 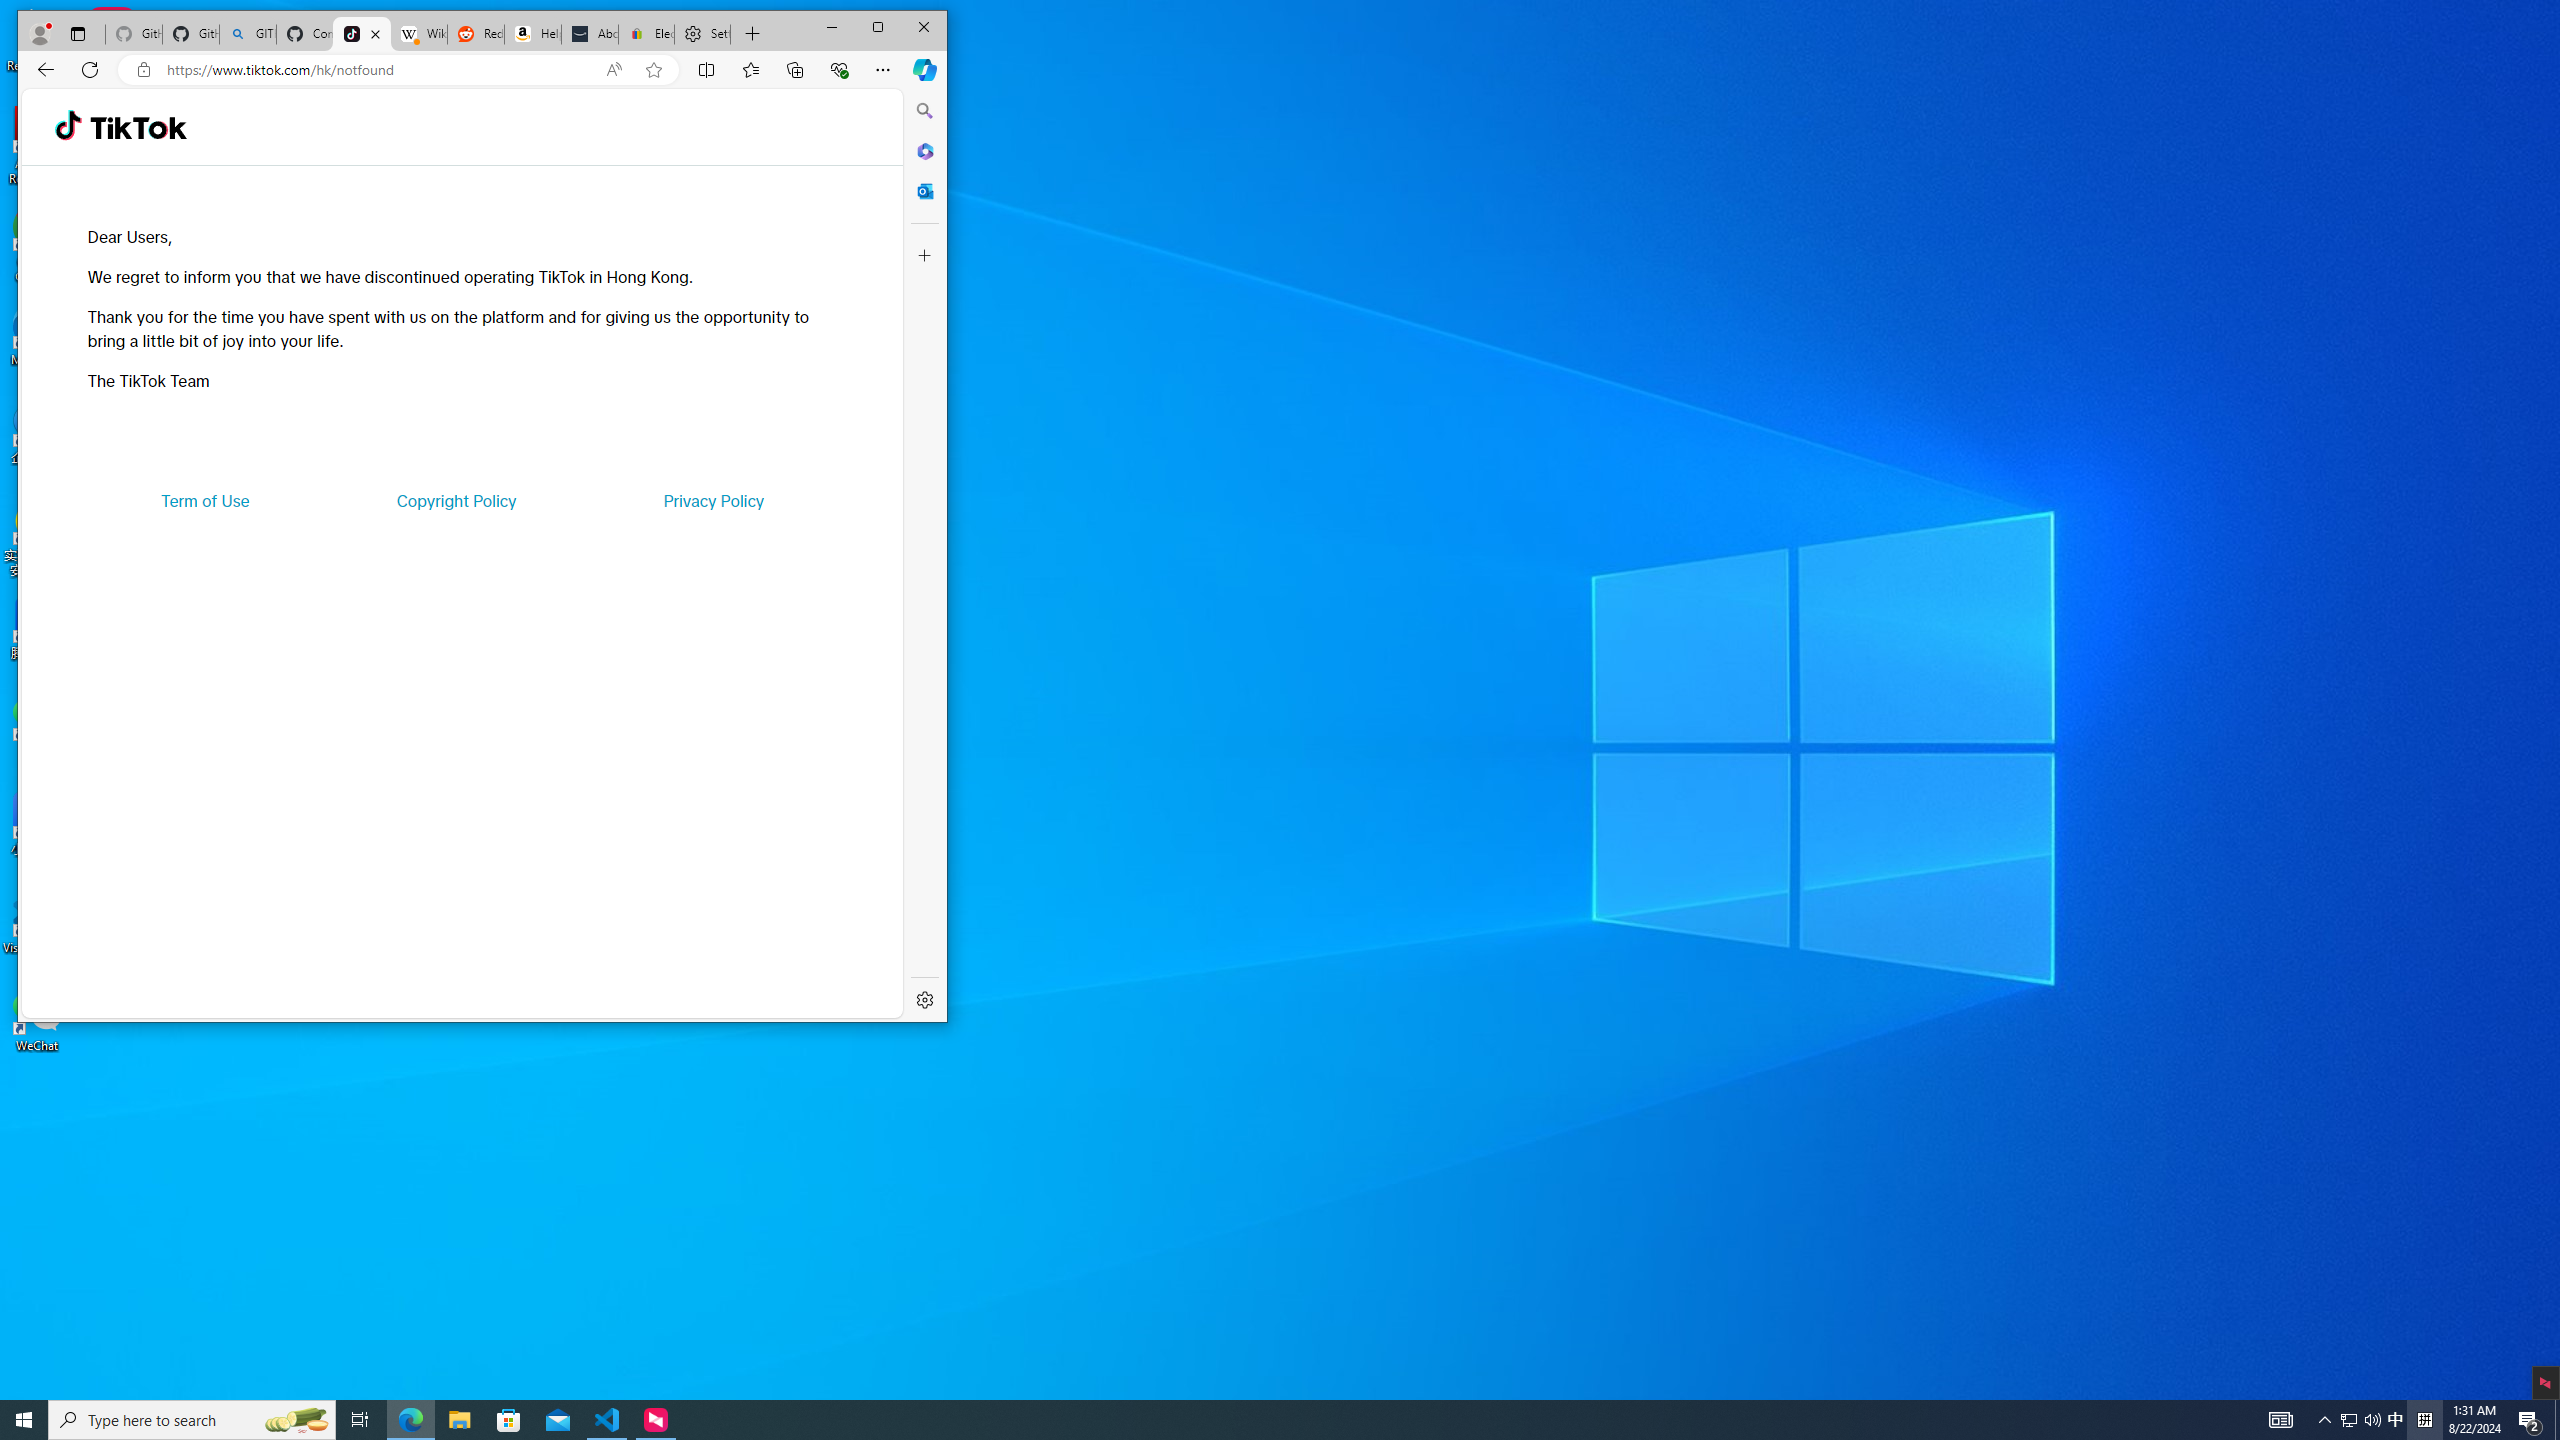 What do you see at coordinates (712, 501) in the screenshot?
I see `'Privacy Policy'` at bounding box center [712, 501].